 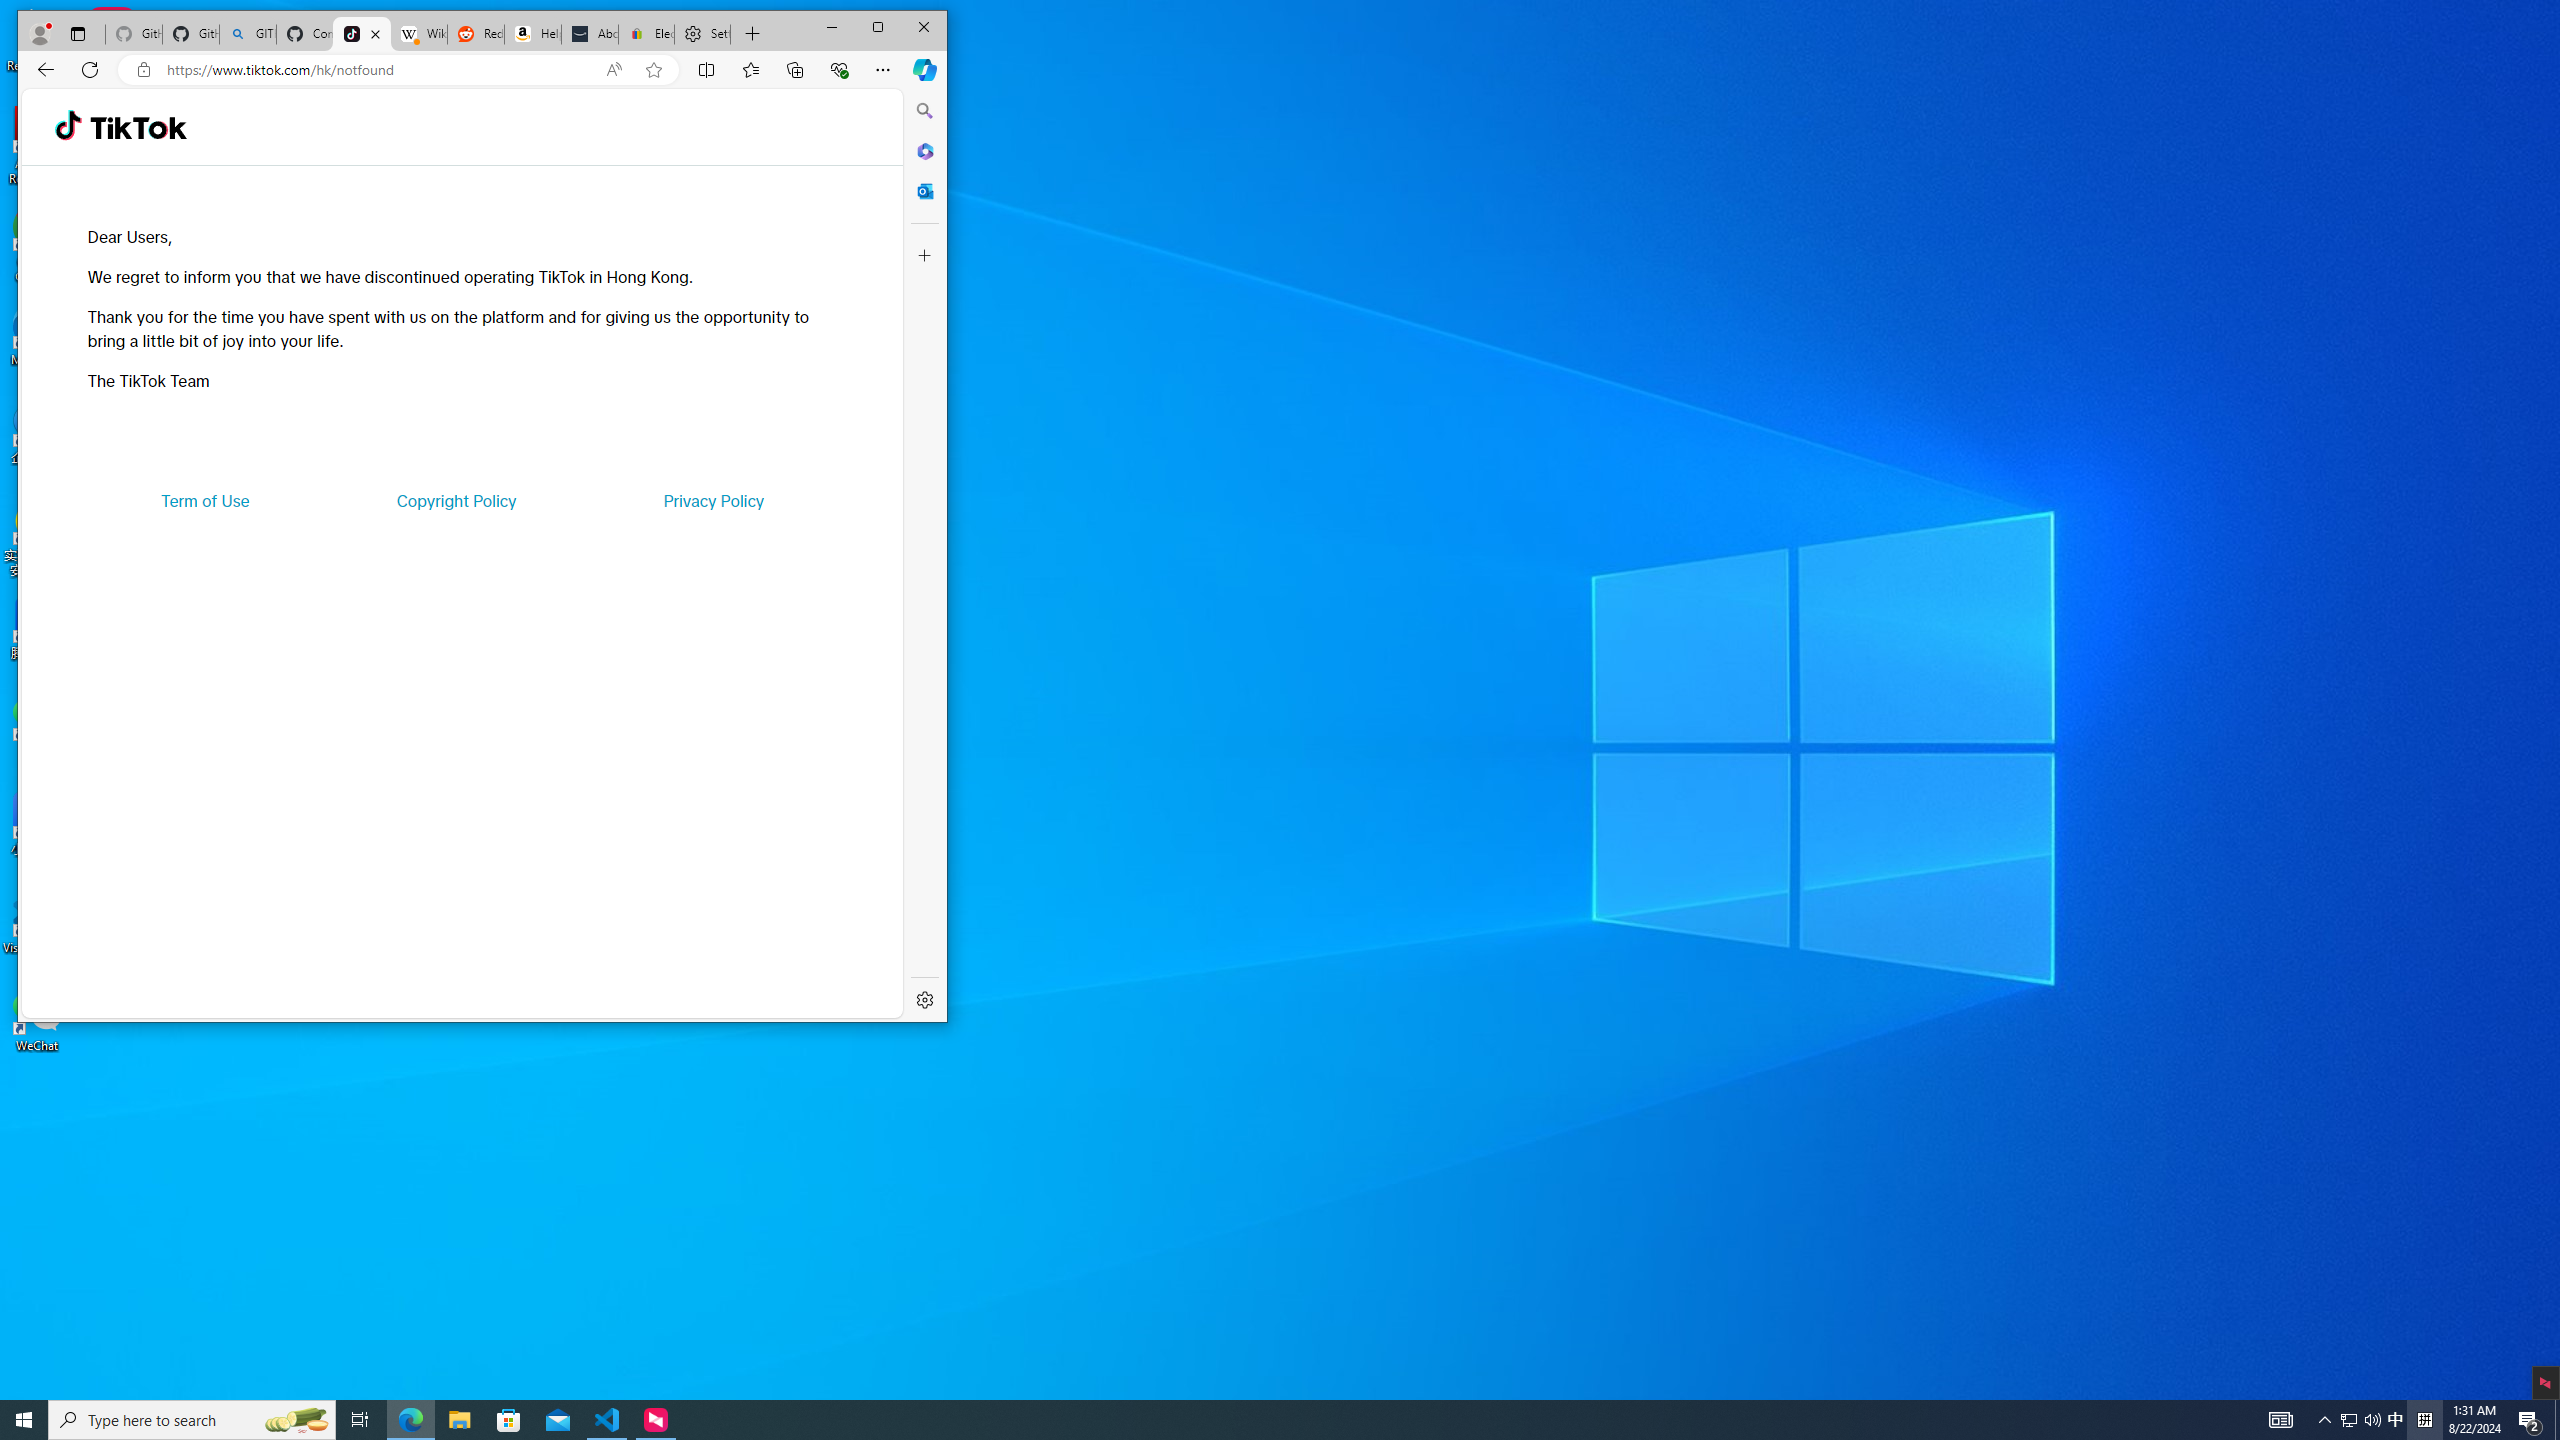 What do you see at coordinates (712, 501) in the screenshot?
I see `'Privacy Policy'` at bounding box center [712, 501].